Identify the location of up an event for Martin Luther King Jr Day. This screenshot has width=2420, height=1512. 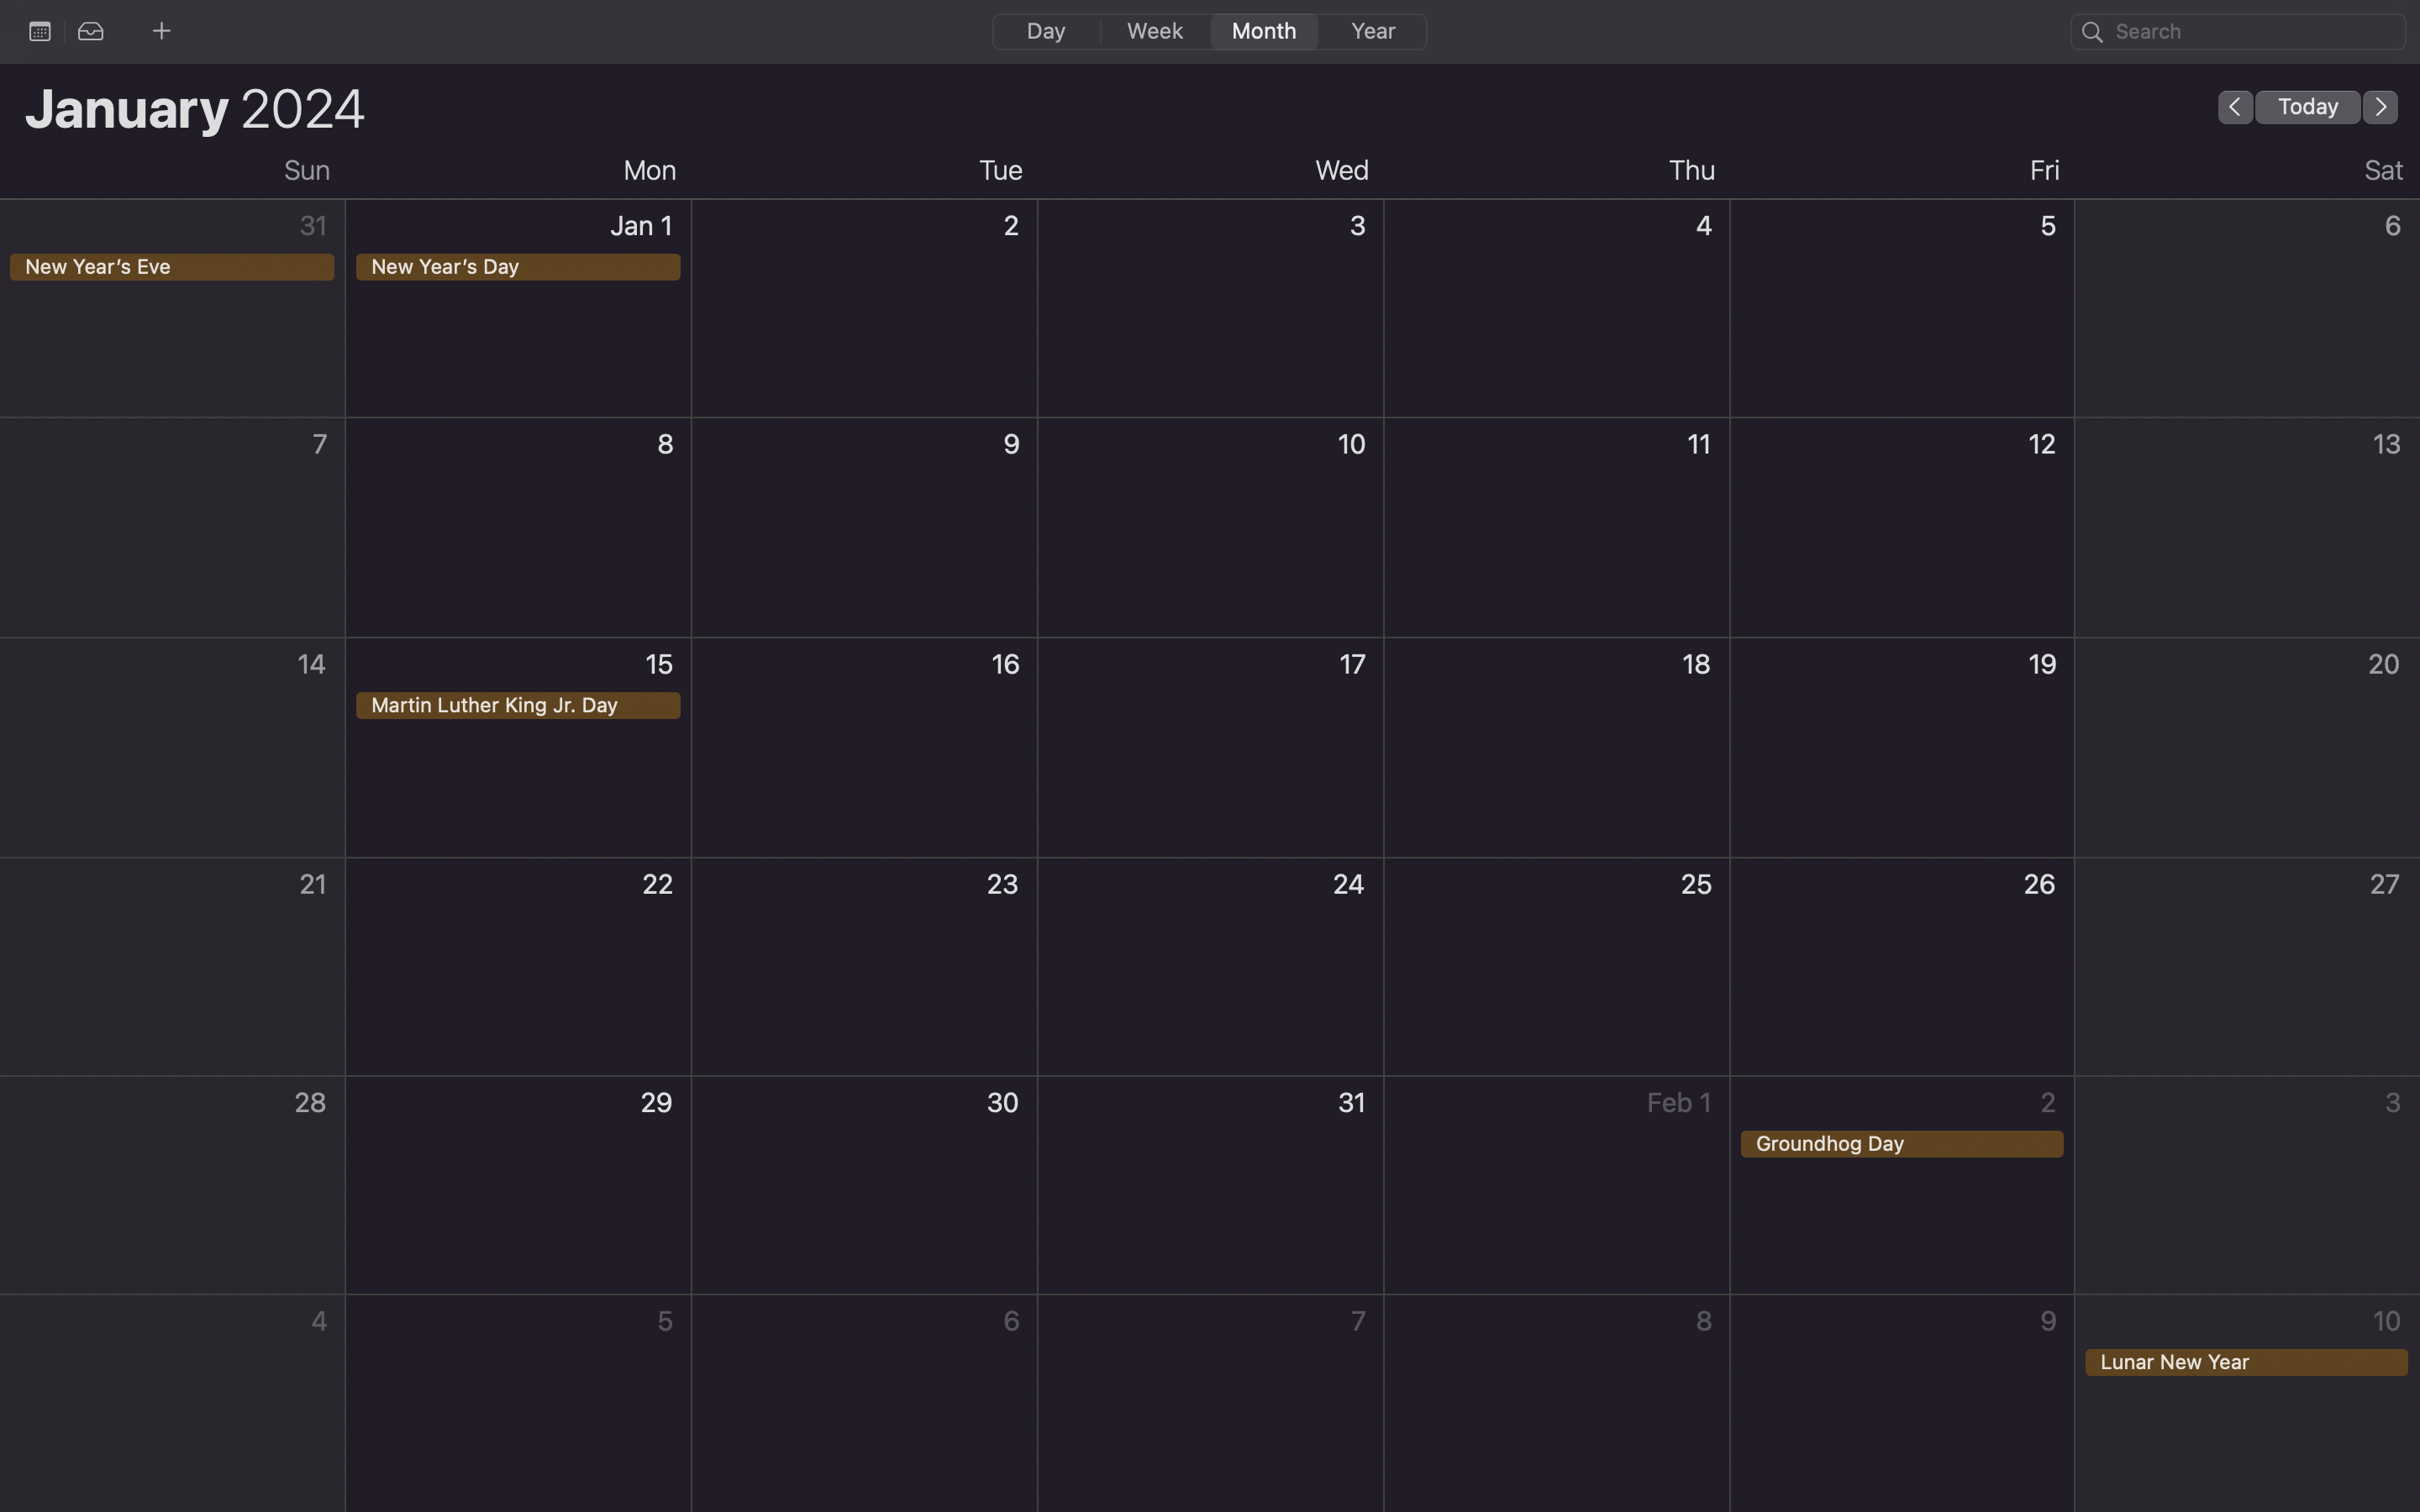
(520, 744).